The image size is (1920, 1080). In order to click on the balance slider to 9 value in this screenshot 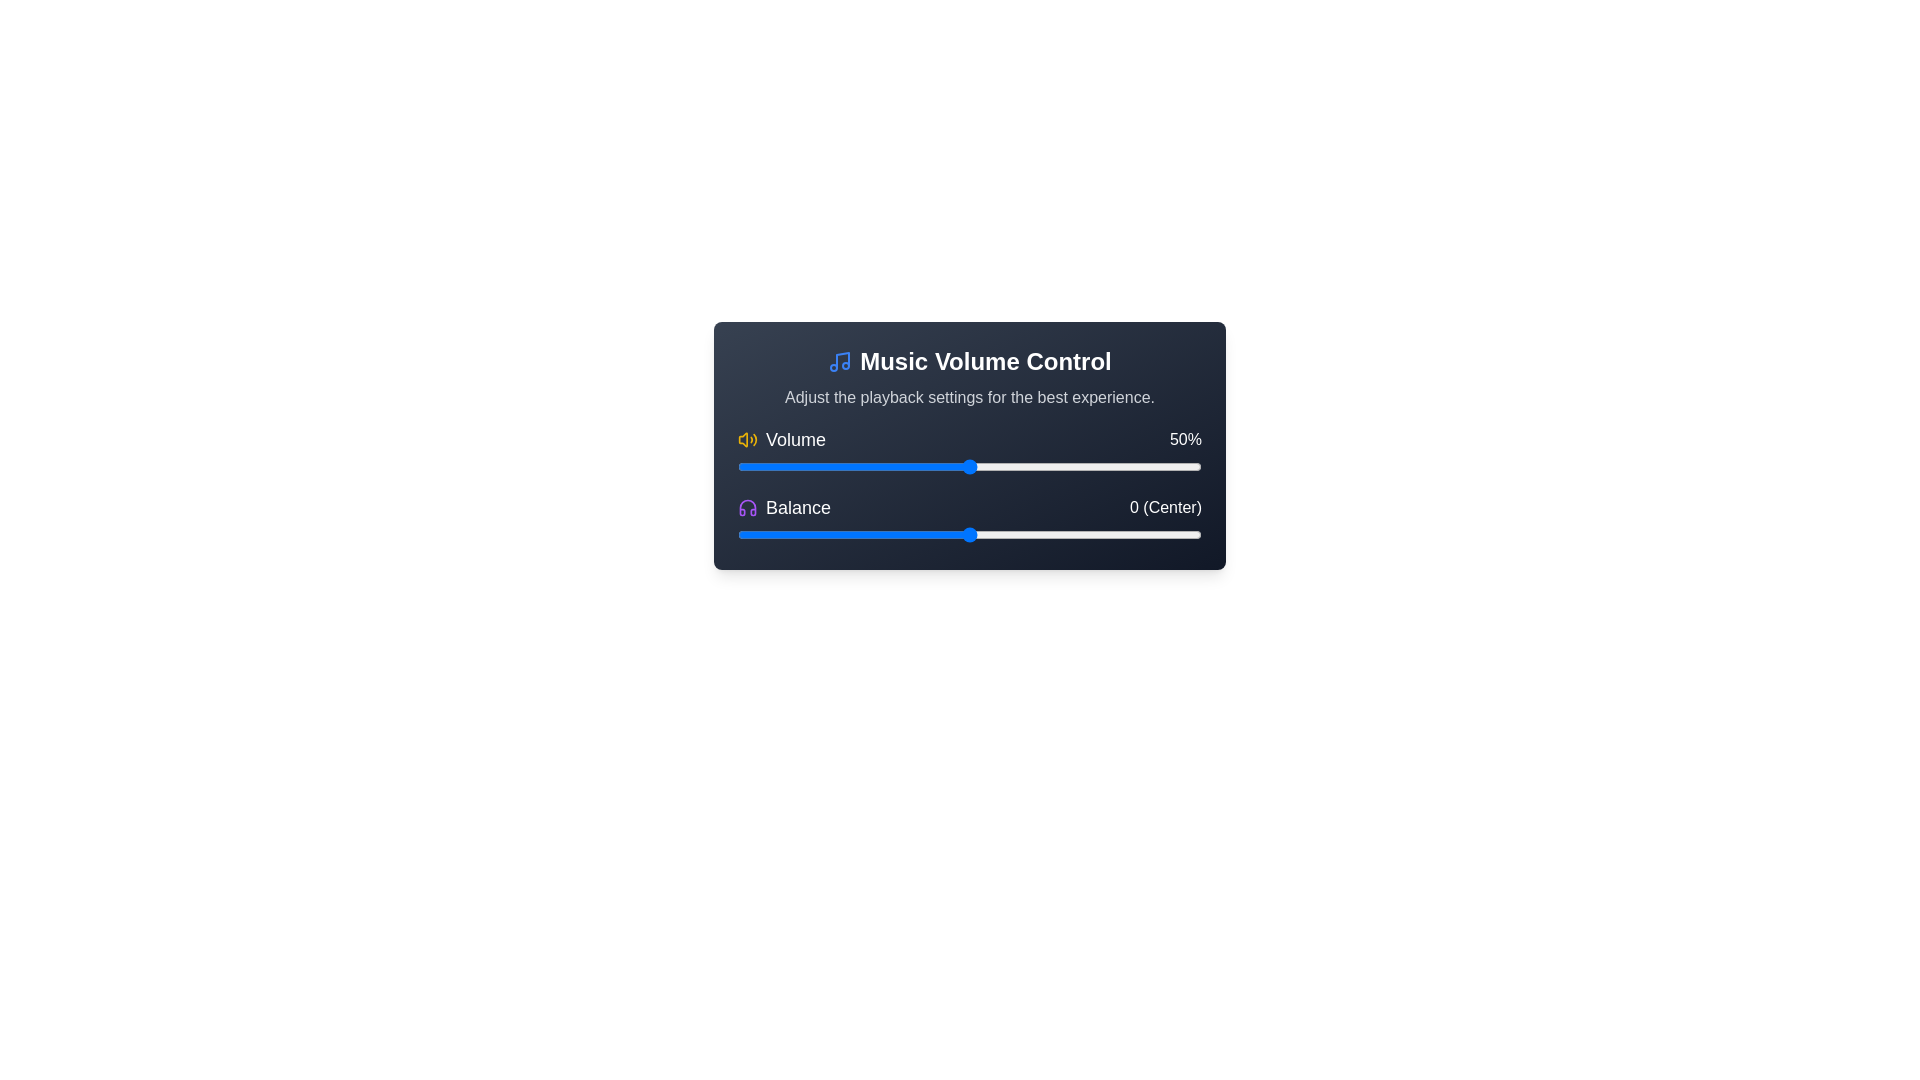, I will do `click(1011, 534)`.